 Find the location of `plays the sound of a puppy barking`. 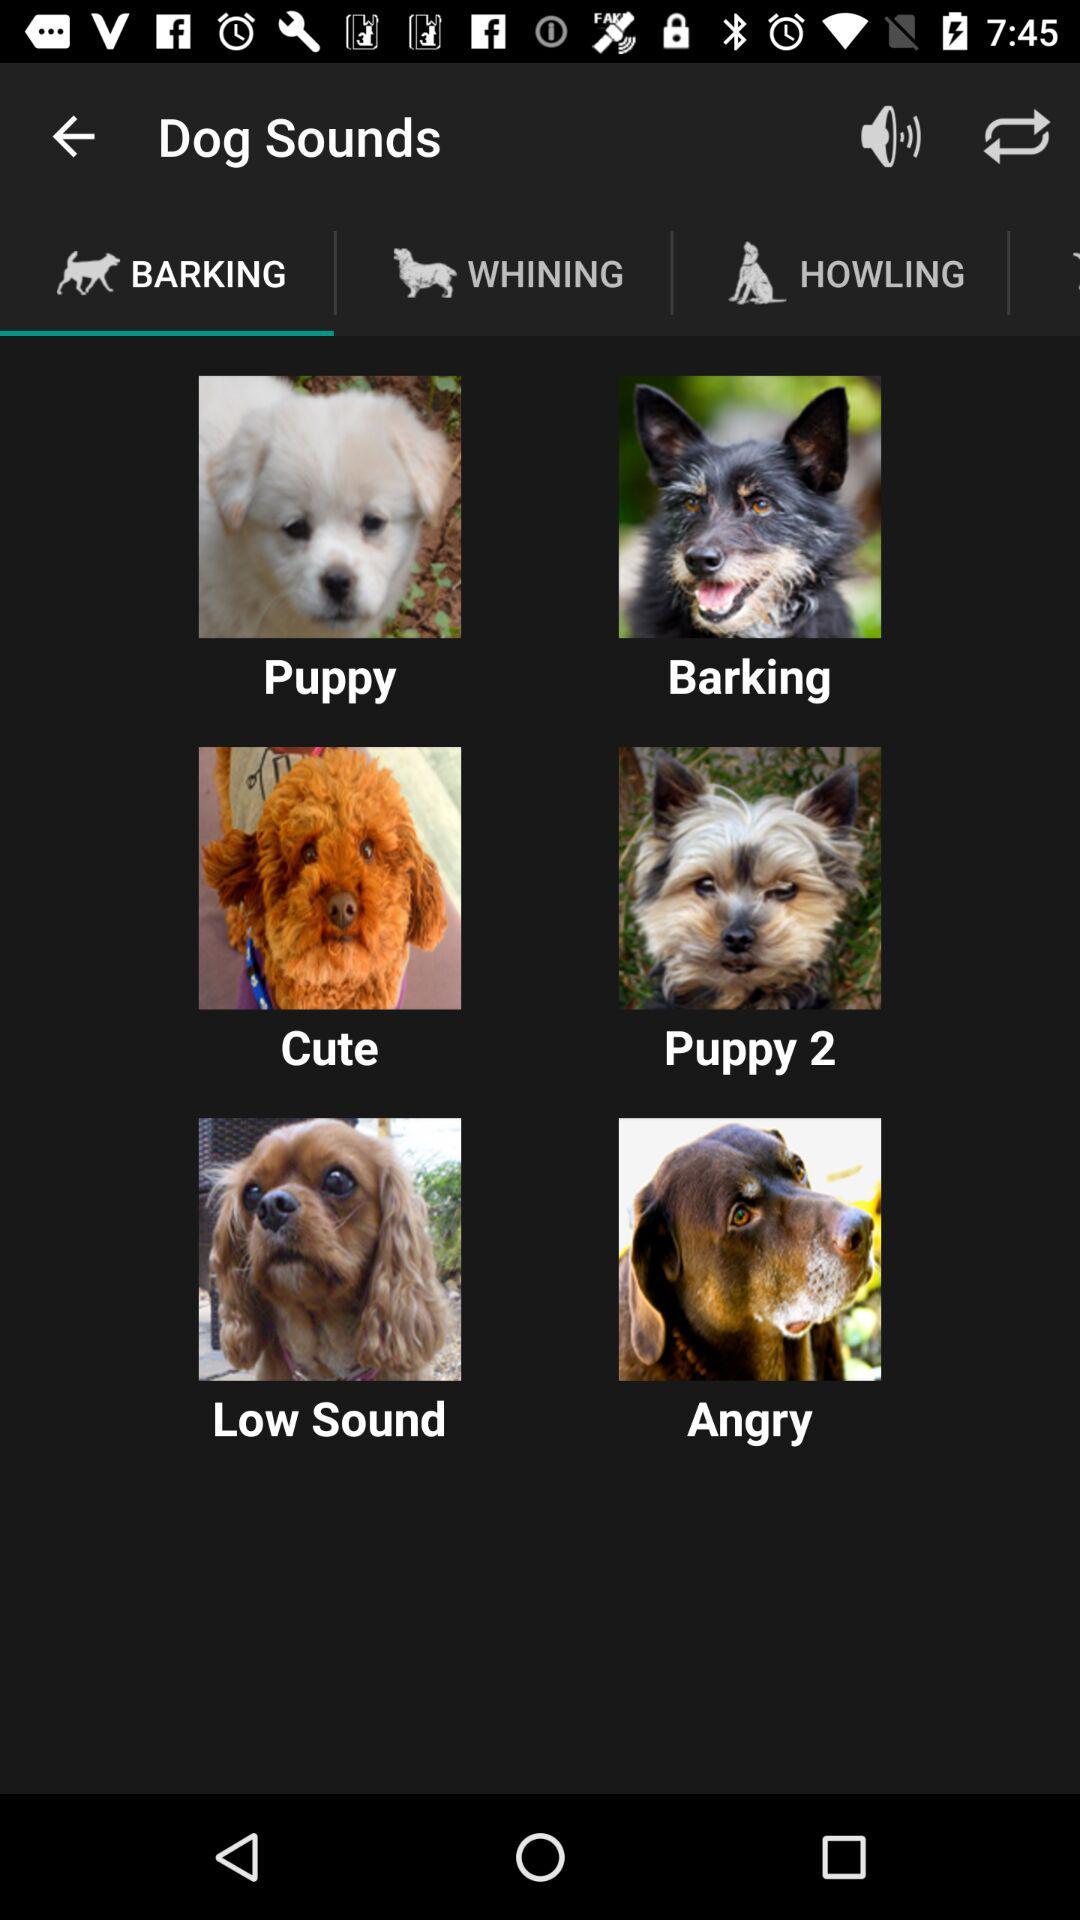

plays the sound of a puppy barking is located at coordinates (329, 507).